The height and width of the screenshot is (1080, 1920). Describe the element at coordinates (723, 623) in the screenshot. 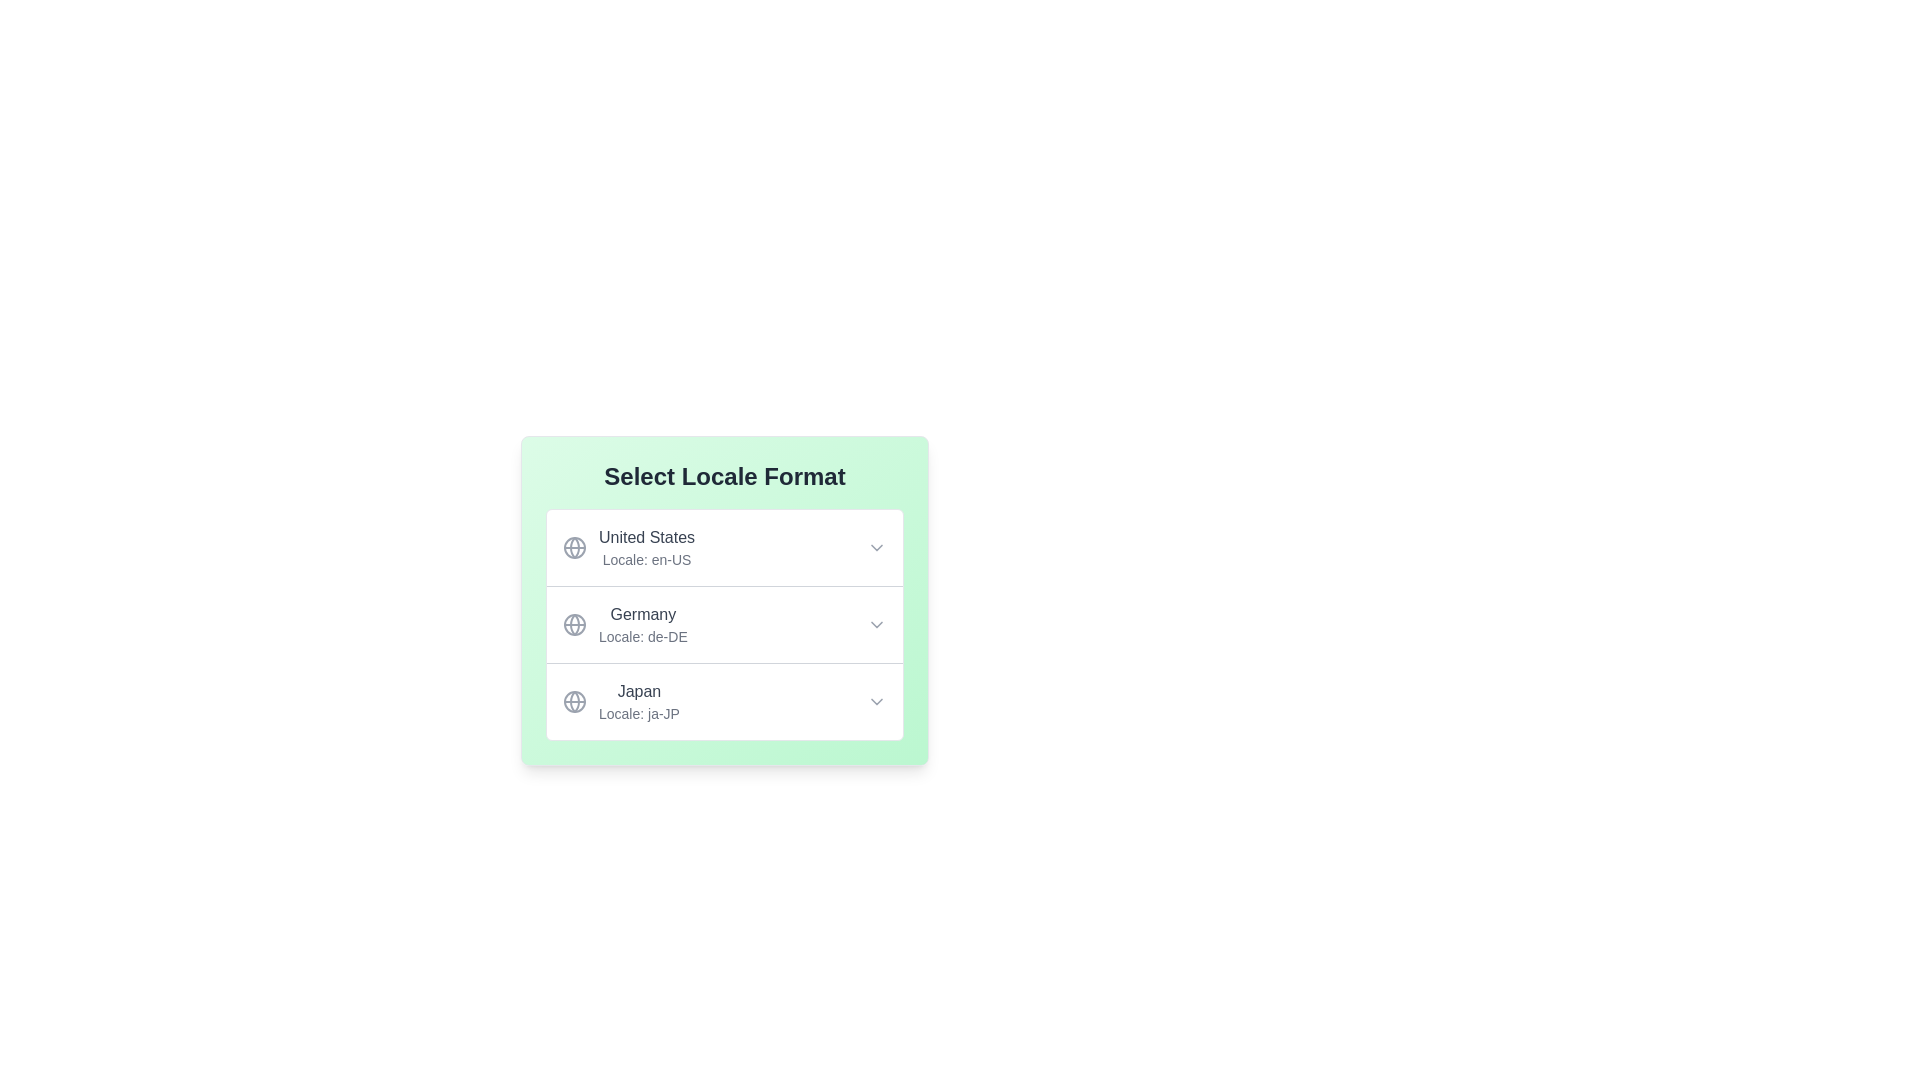

I see `the second list item in a vertically stacked list that allows users to select or view details about the locale for Germany` at that location.